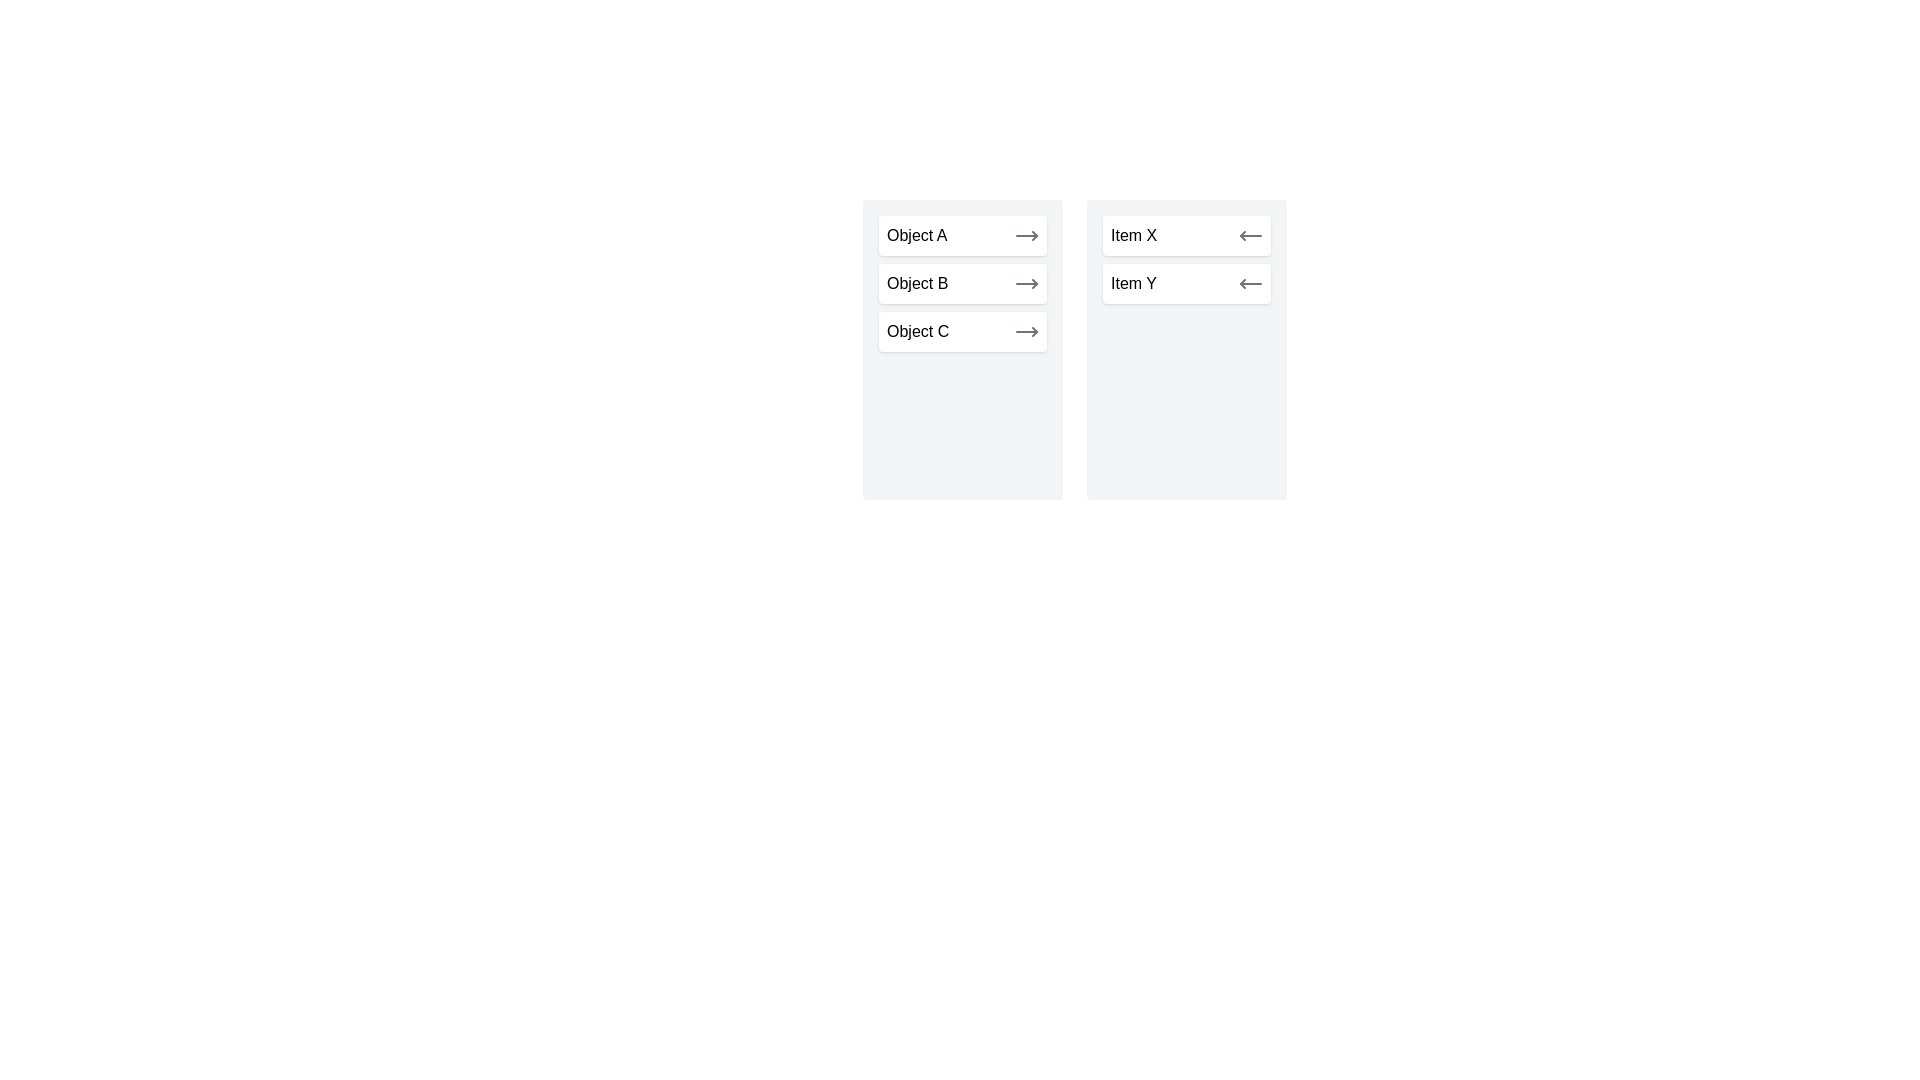 Image resolution: width=1920 pixels, height=1080 pixels. Describe the element at coordinates (1027, 284) in the screenshot. I see `transfer button next to Object B in the left list to move it to the right list` at that location.